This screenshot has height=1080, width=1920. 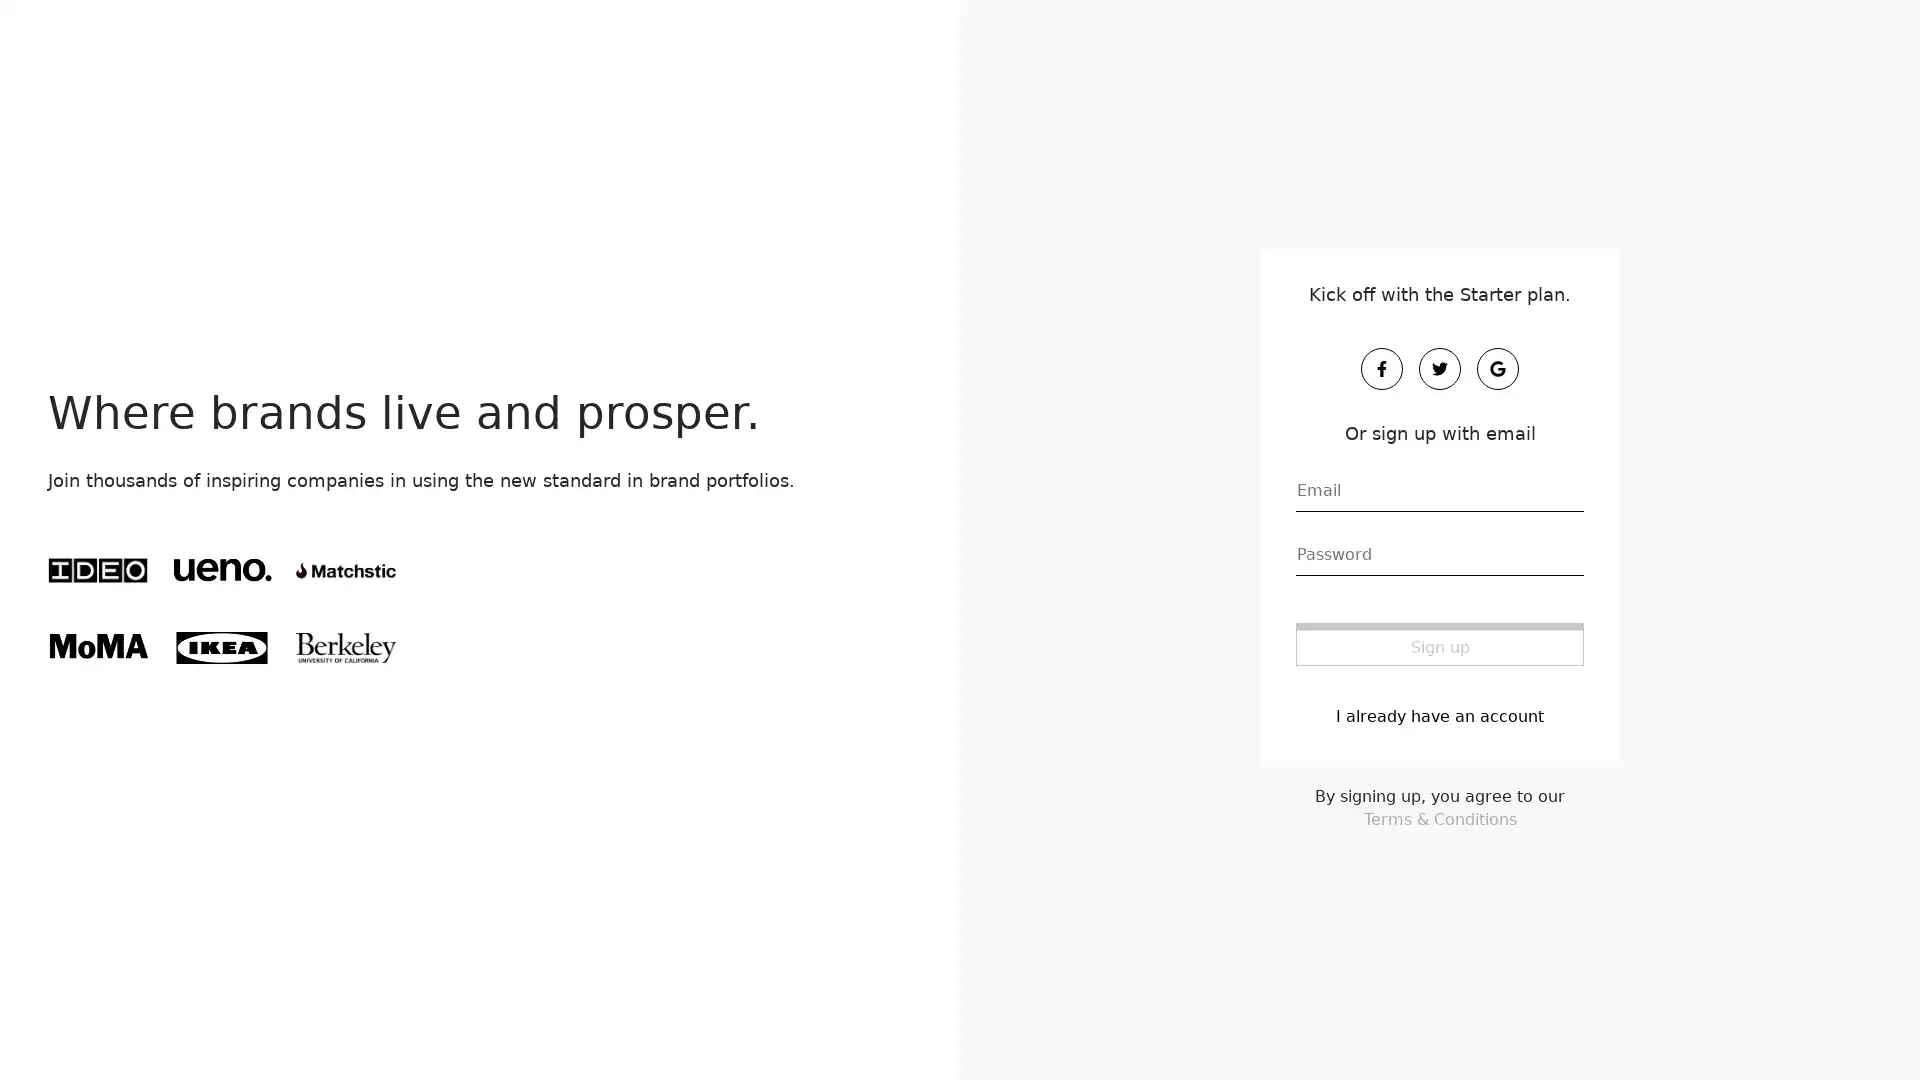 I want to click on Sign up, so click(x=1440, y=643).